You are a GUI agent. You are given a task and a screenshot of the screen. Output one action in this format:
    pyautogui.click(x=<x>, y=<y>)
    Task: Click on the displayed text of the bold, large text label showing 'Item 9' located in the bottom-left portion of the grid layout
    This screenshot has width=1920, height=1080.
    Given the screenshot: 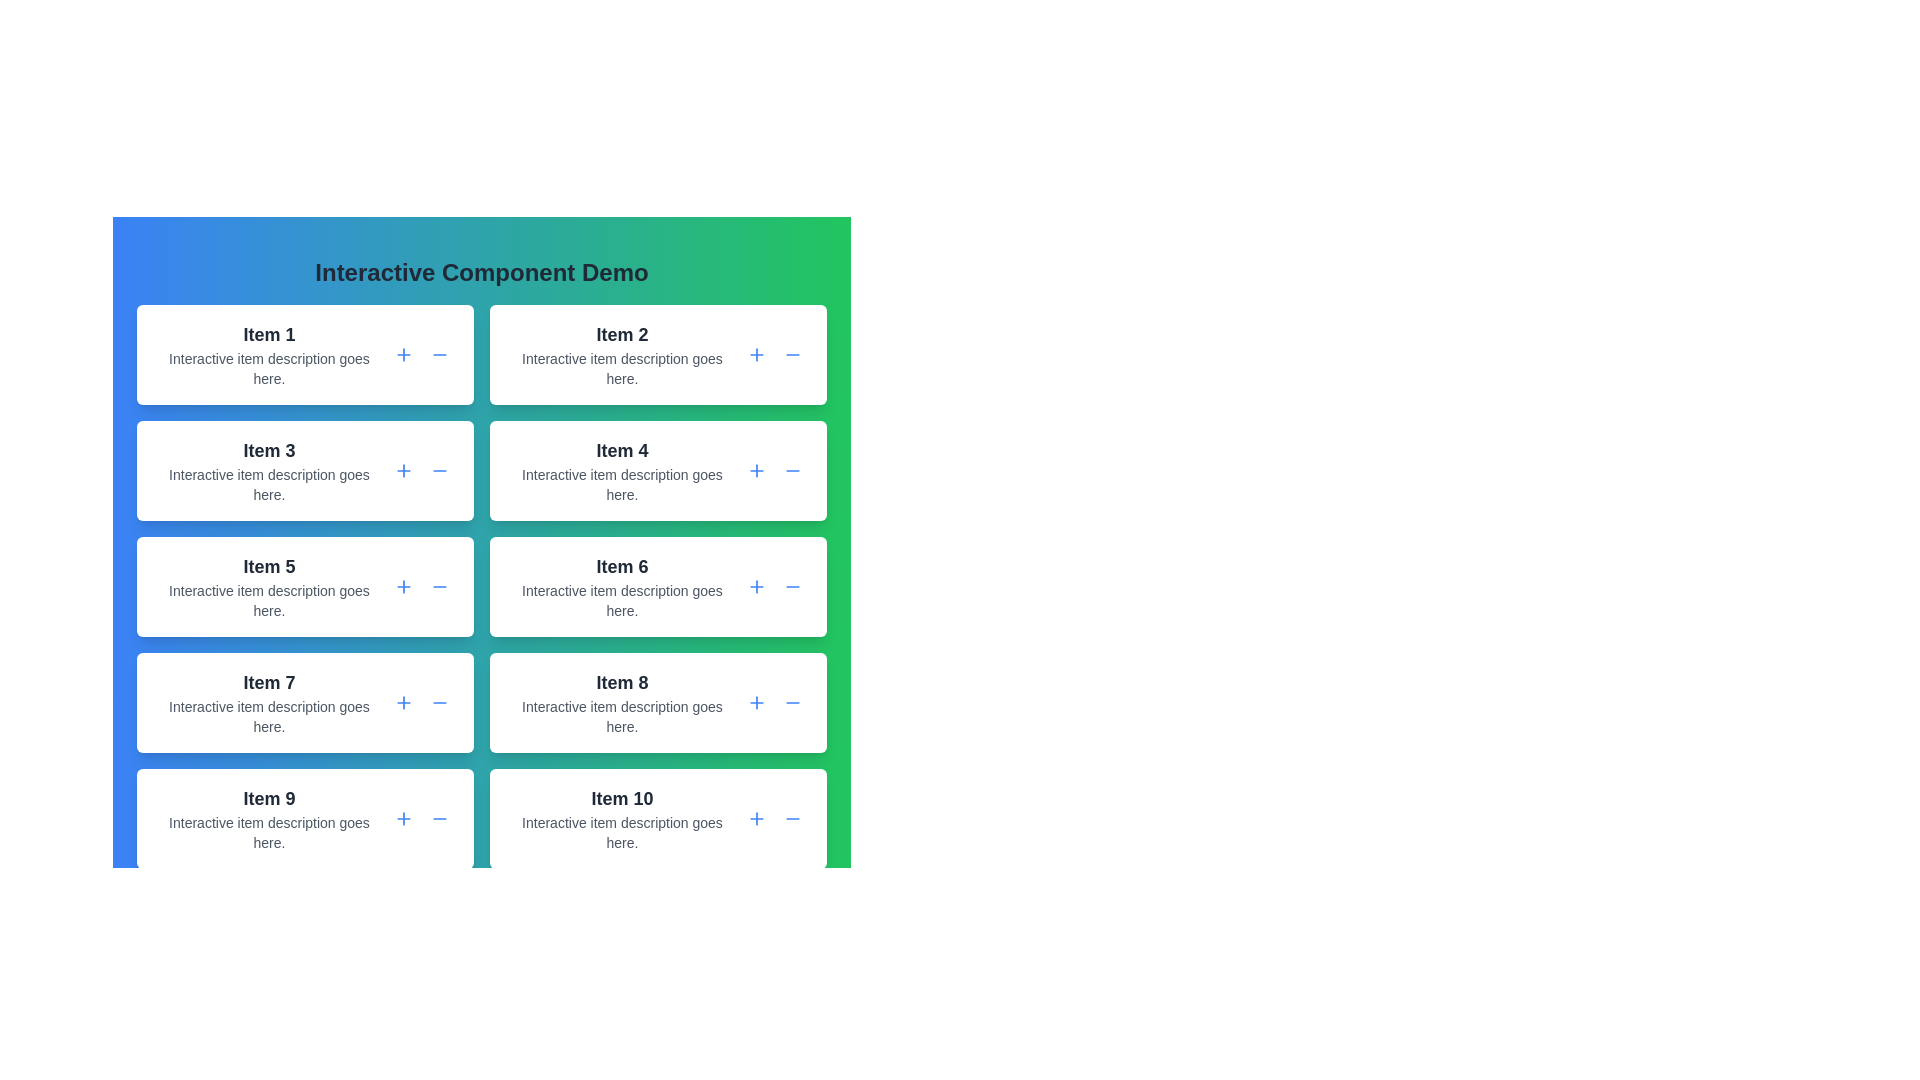 What is the action you would take?
    pyautogui.click(x=268, y=797)
    